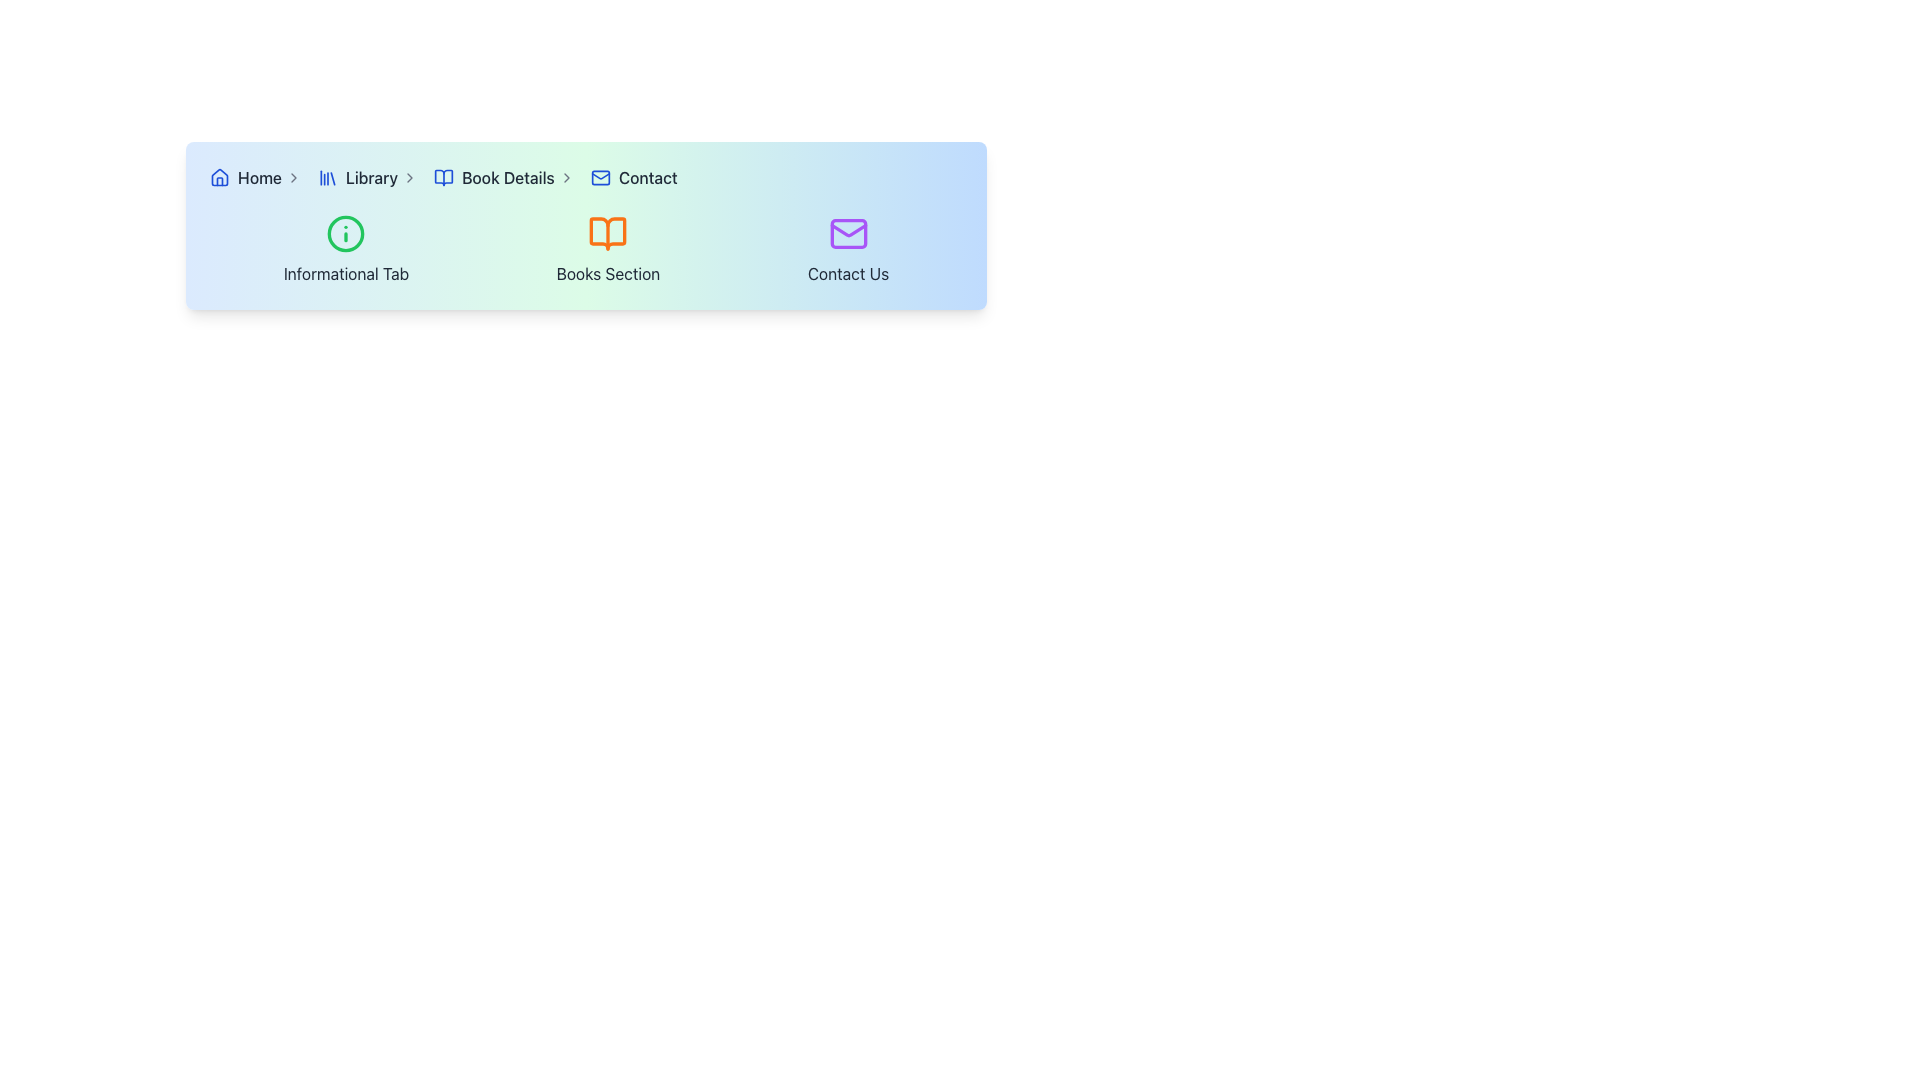 The image size is (1920, 1080). What do you see at coordinates (633, 176) in the screenshot?
I see `the 'Contact' breadcrumb link at the end of the breadcrumb navigation bar` at bounding box center [633, 176].